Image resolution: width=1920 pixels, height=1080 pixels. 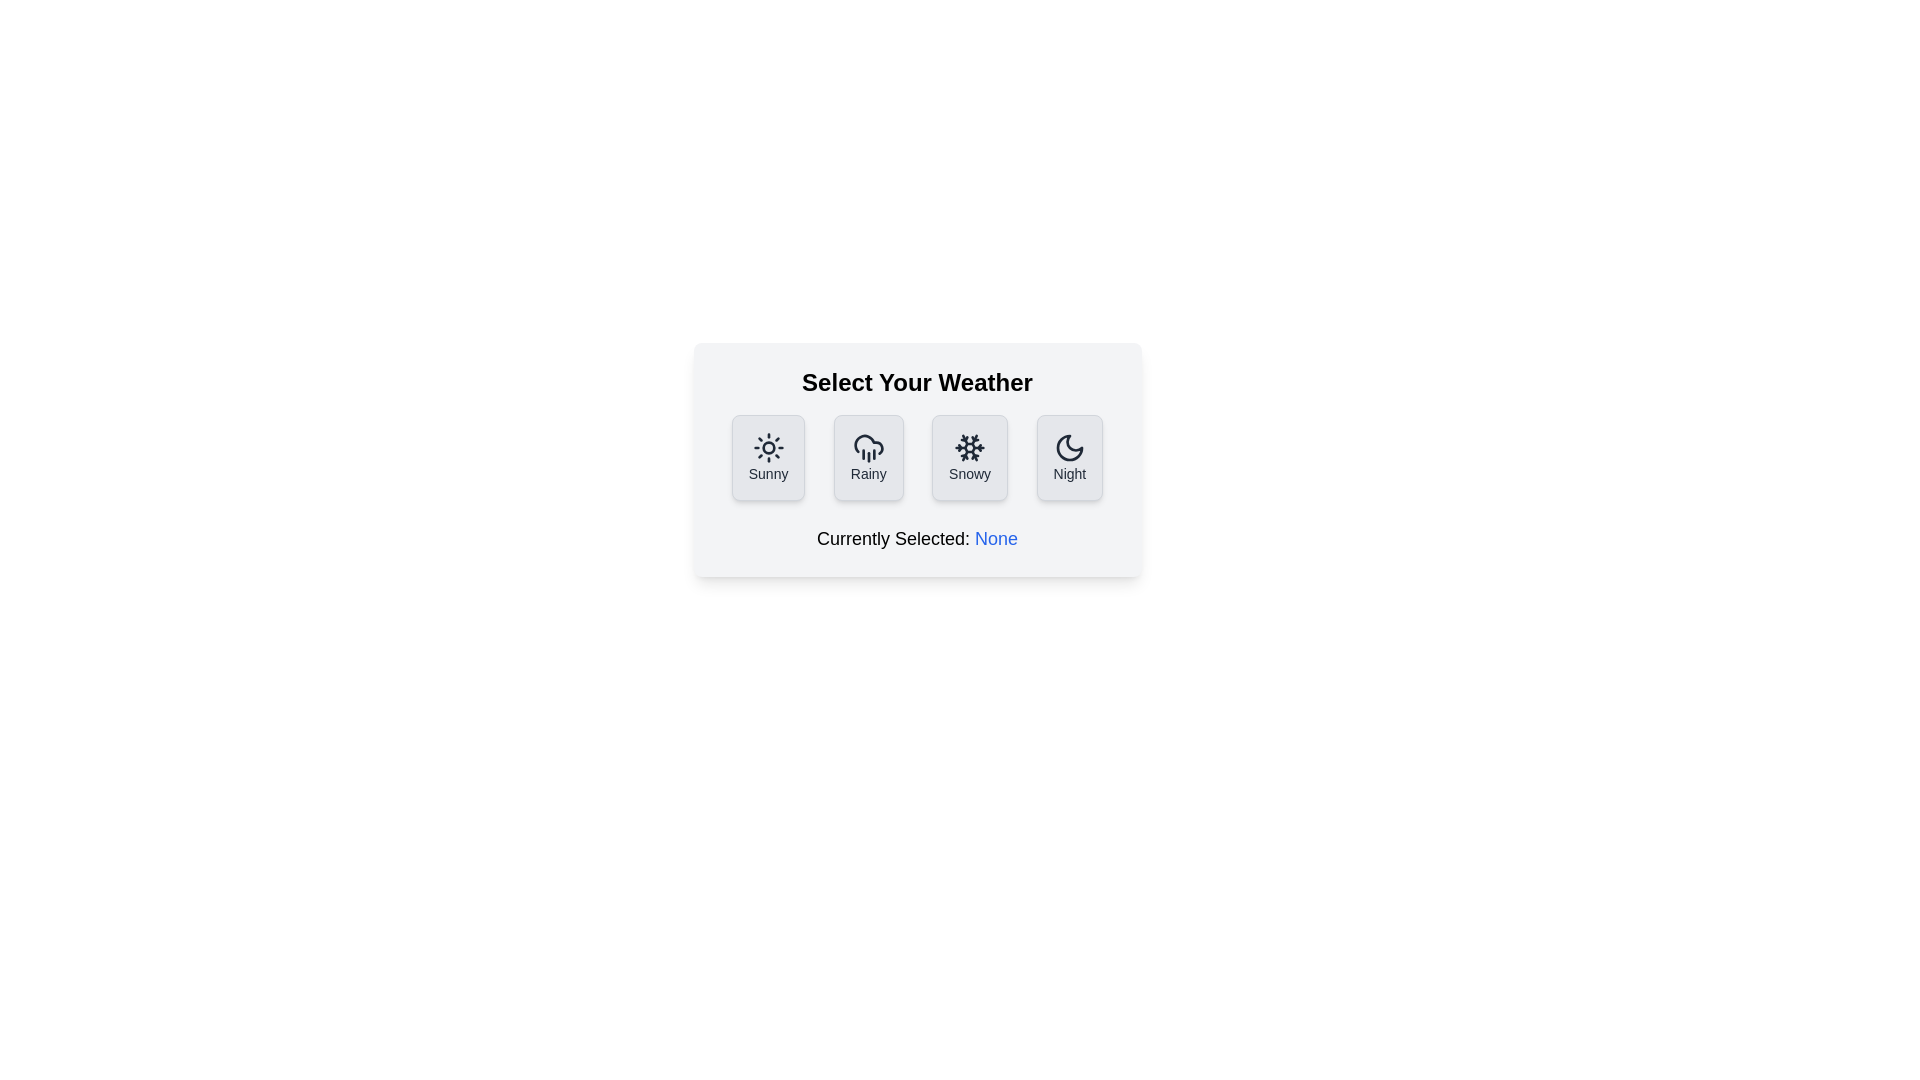 I want to click on text label 'Select Your Weather' which is a bold header at the top of the white rectangular card, so click(x=916, y=382).